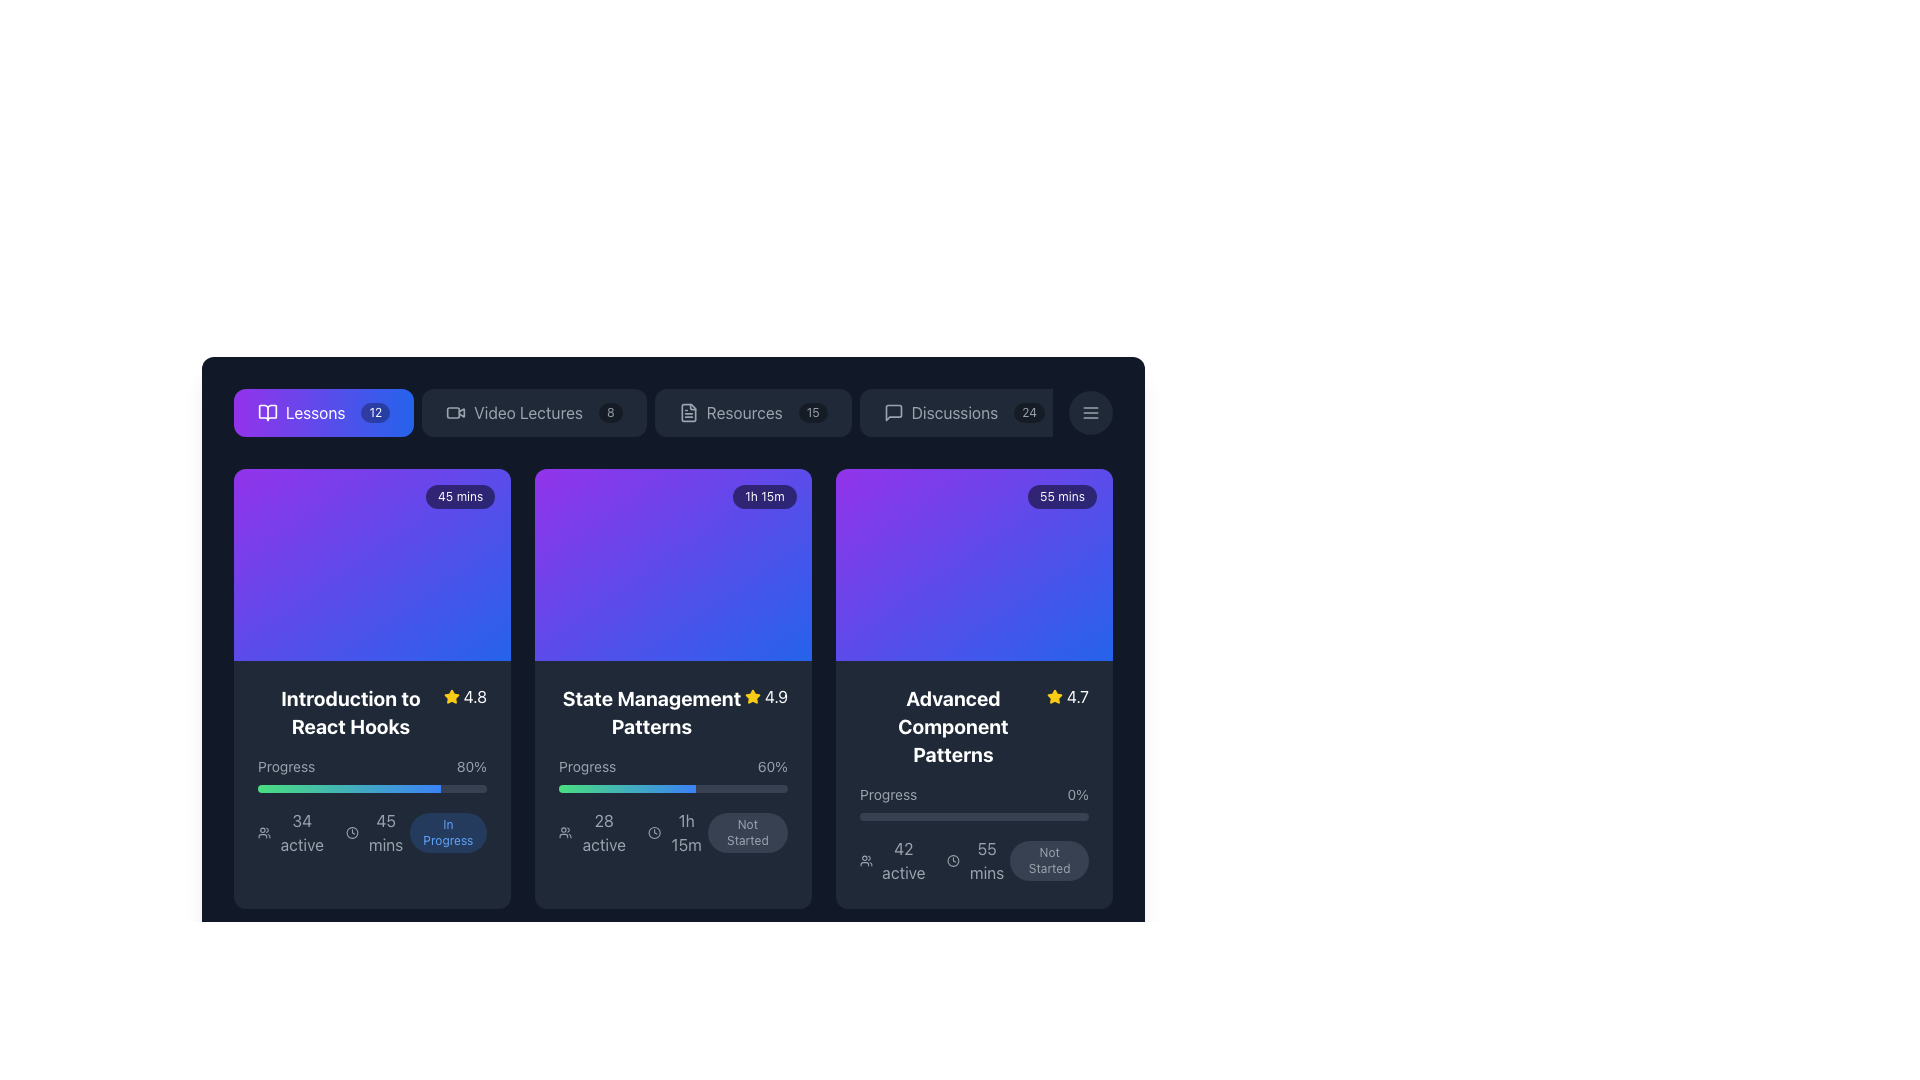 Image resolution: width=1920 pixels, height=1080 pixels. Describe the element at coordinates (318, 788) in the screenshot. I see `the progress bar` at that location.